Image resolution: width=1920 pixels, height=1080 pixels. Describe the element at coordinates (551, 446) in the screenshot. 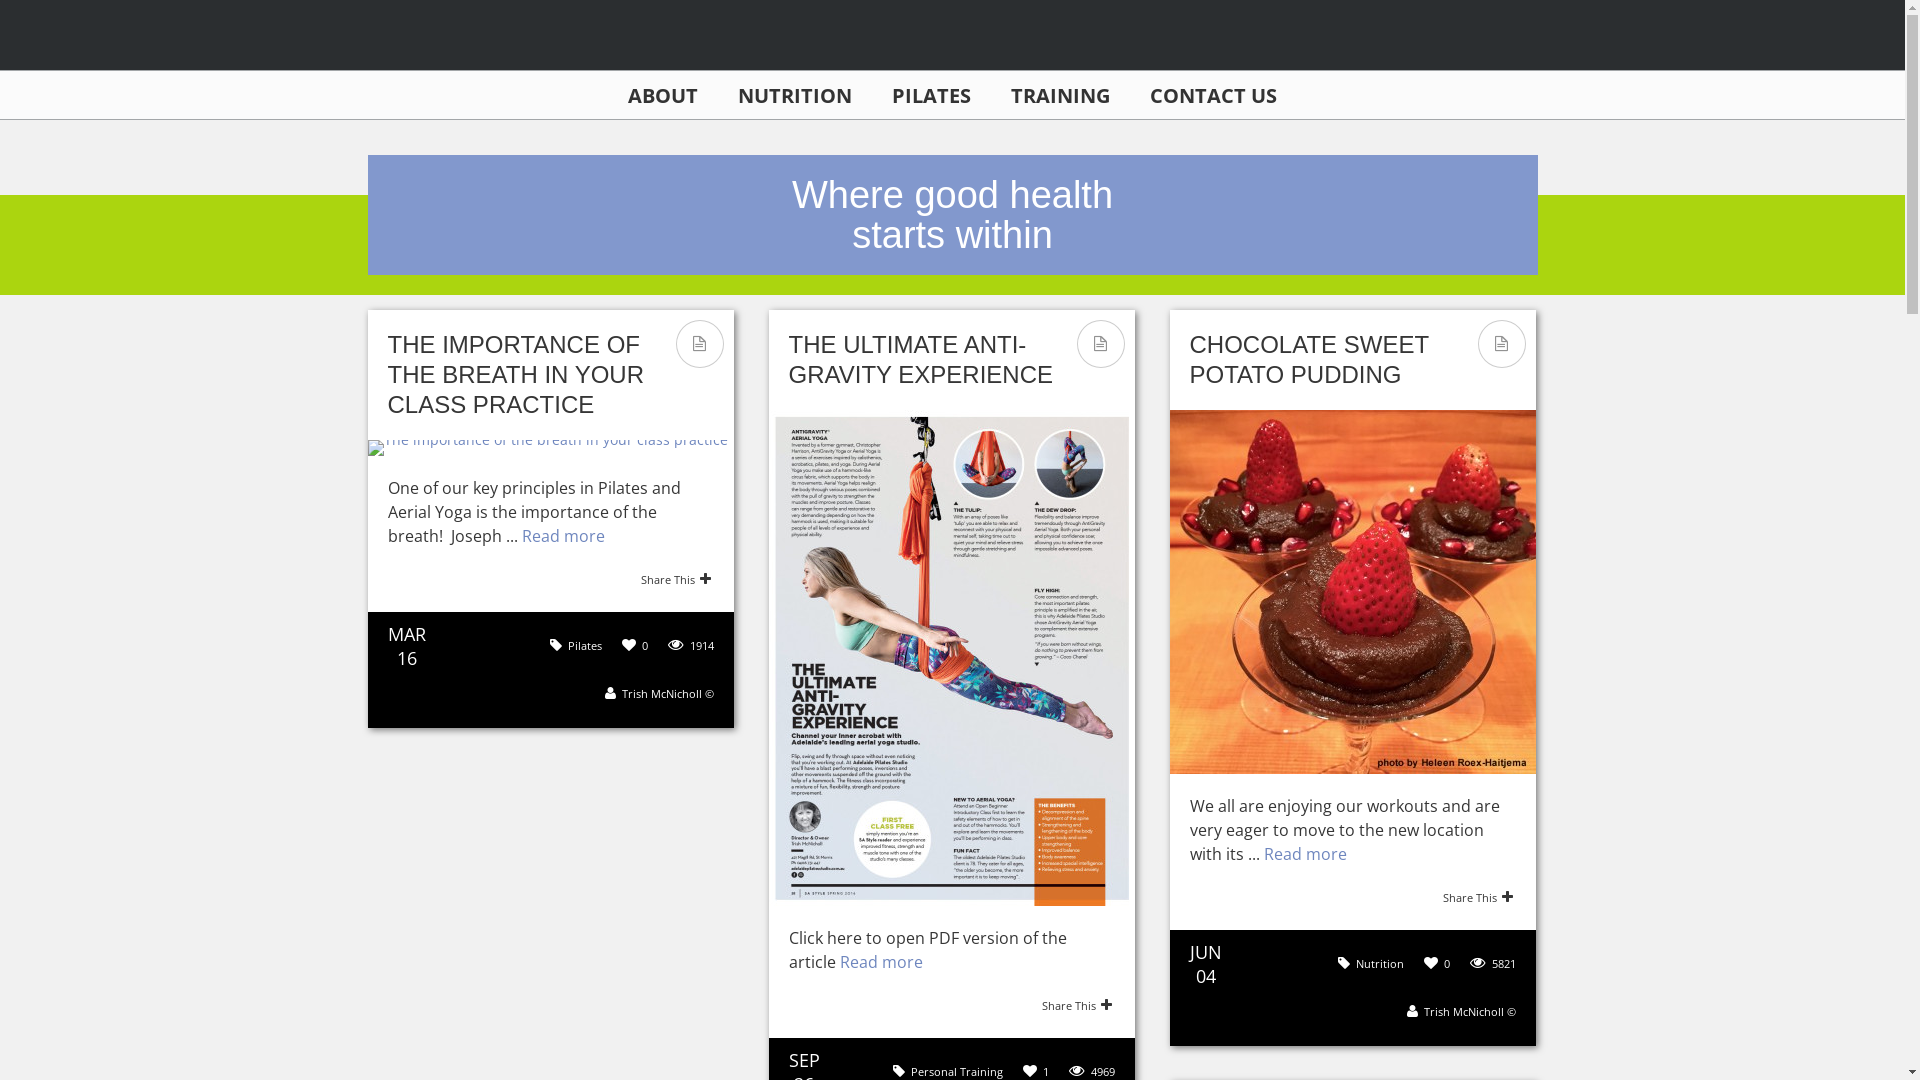

I see `'The importance of the breath in your class practice'` at that location.